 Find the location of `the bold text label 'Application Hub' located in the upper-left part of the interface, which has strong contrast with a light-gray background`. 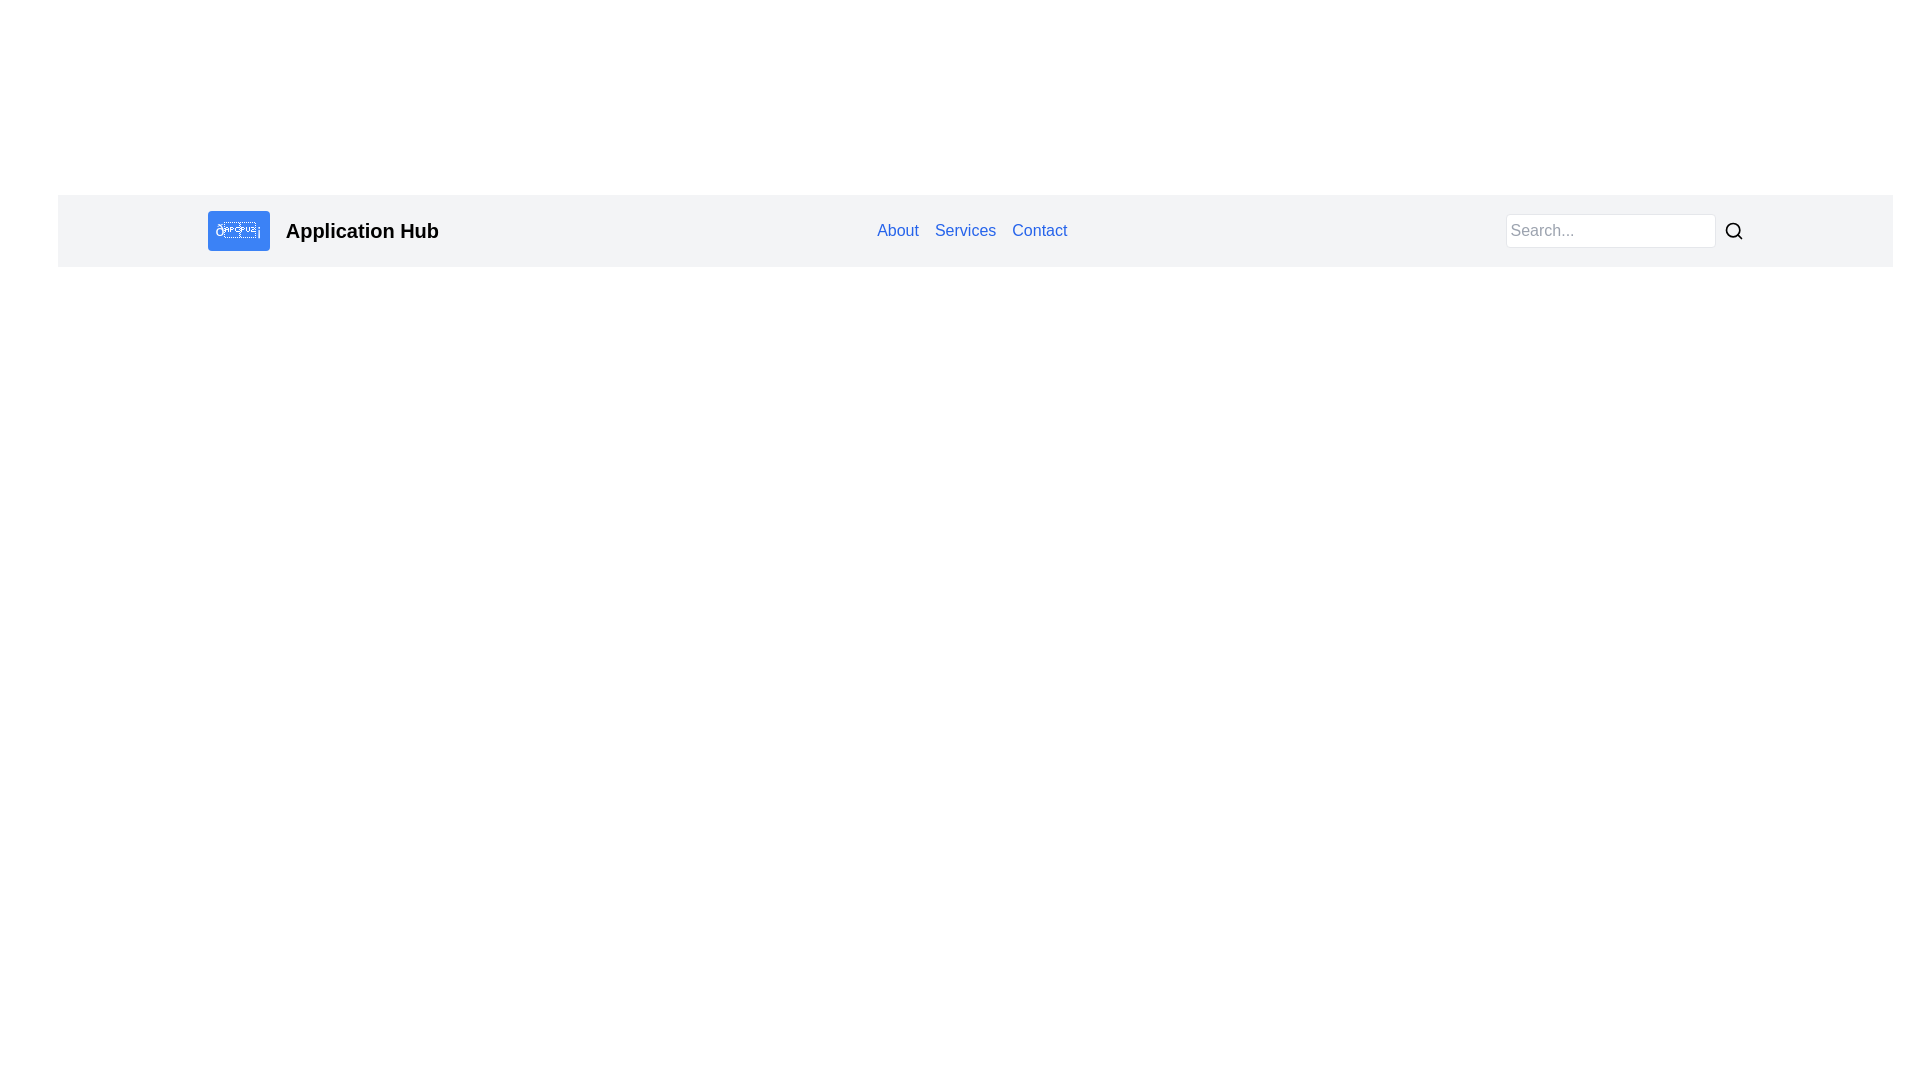

the bold text label 'Application Hub' located in the upper-left part of the interface, which has strong contrast with a light-gray background is located at coordinates (362, 230).